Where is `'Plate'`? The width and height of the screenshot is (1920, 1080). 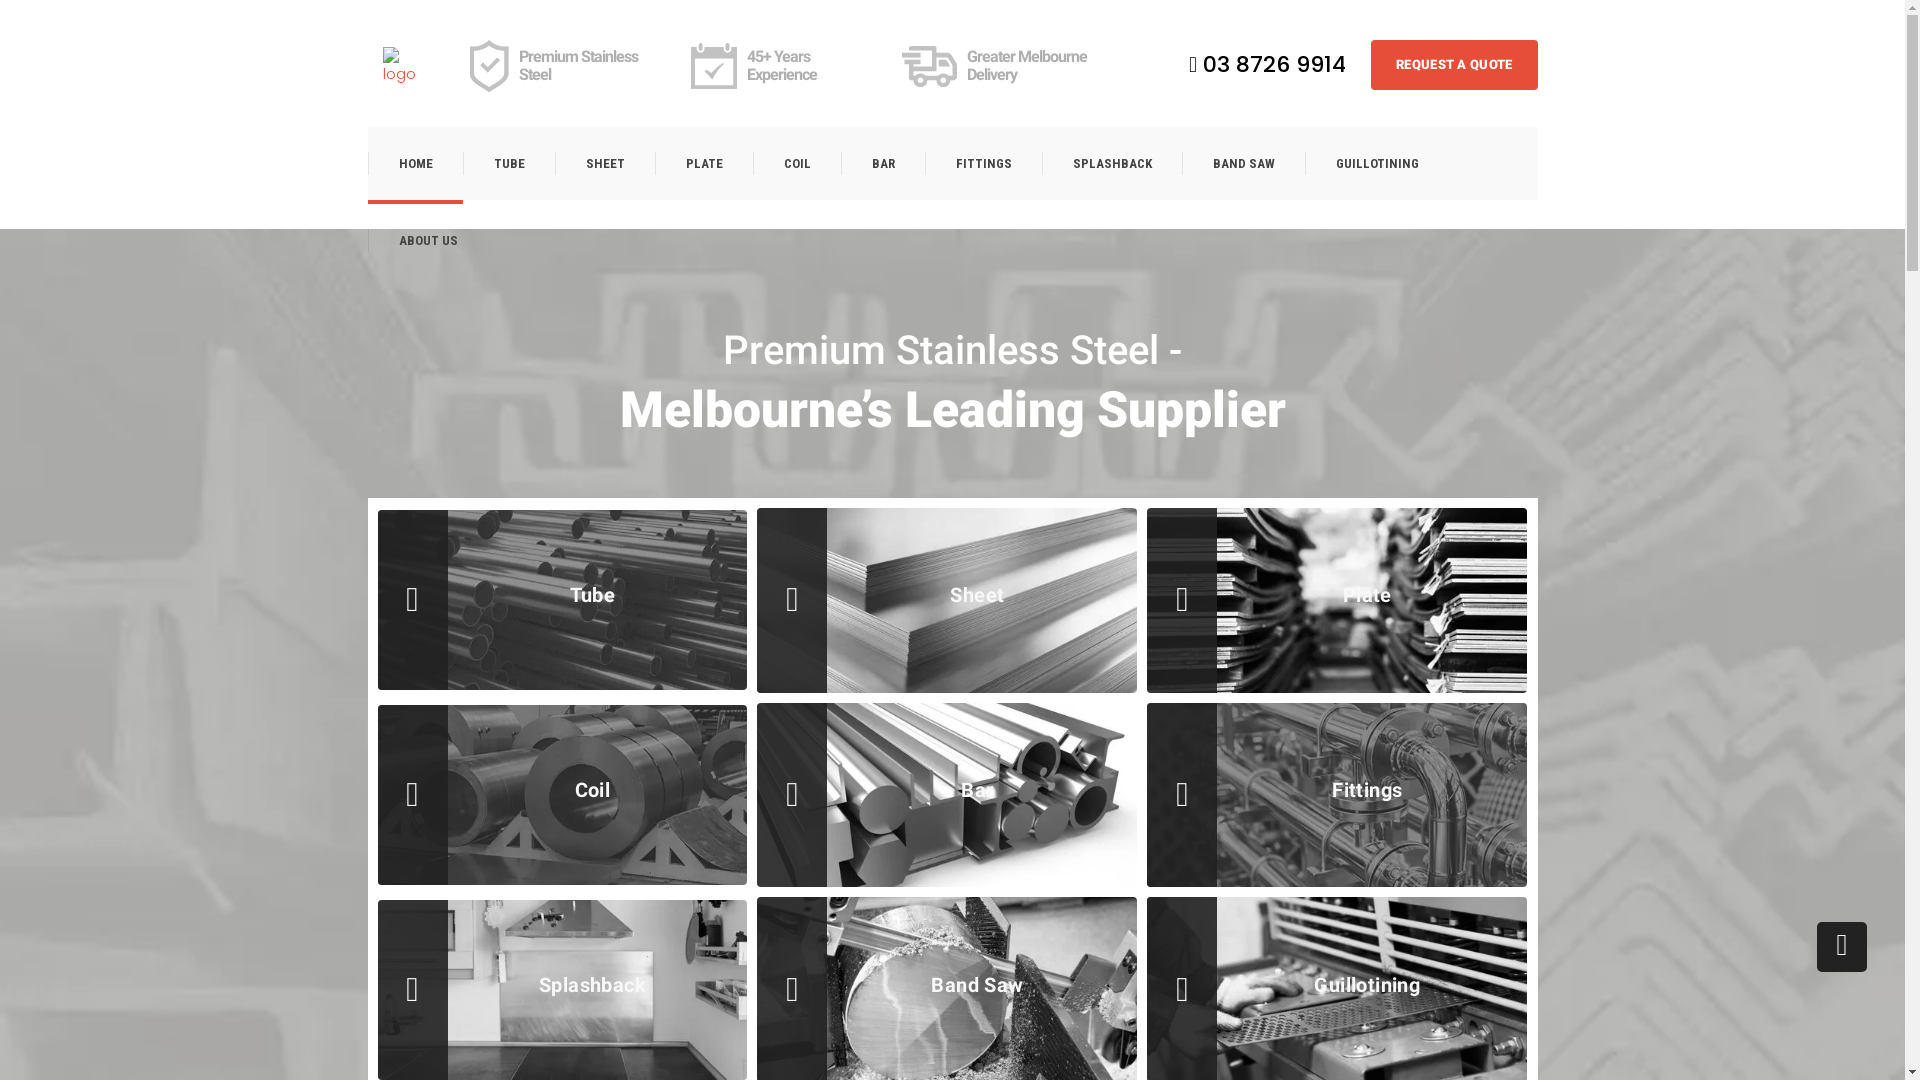 'Plate' is located at coordinates (1366, 593).